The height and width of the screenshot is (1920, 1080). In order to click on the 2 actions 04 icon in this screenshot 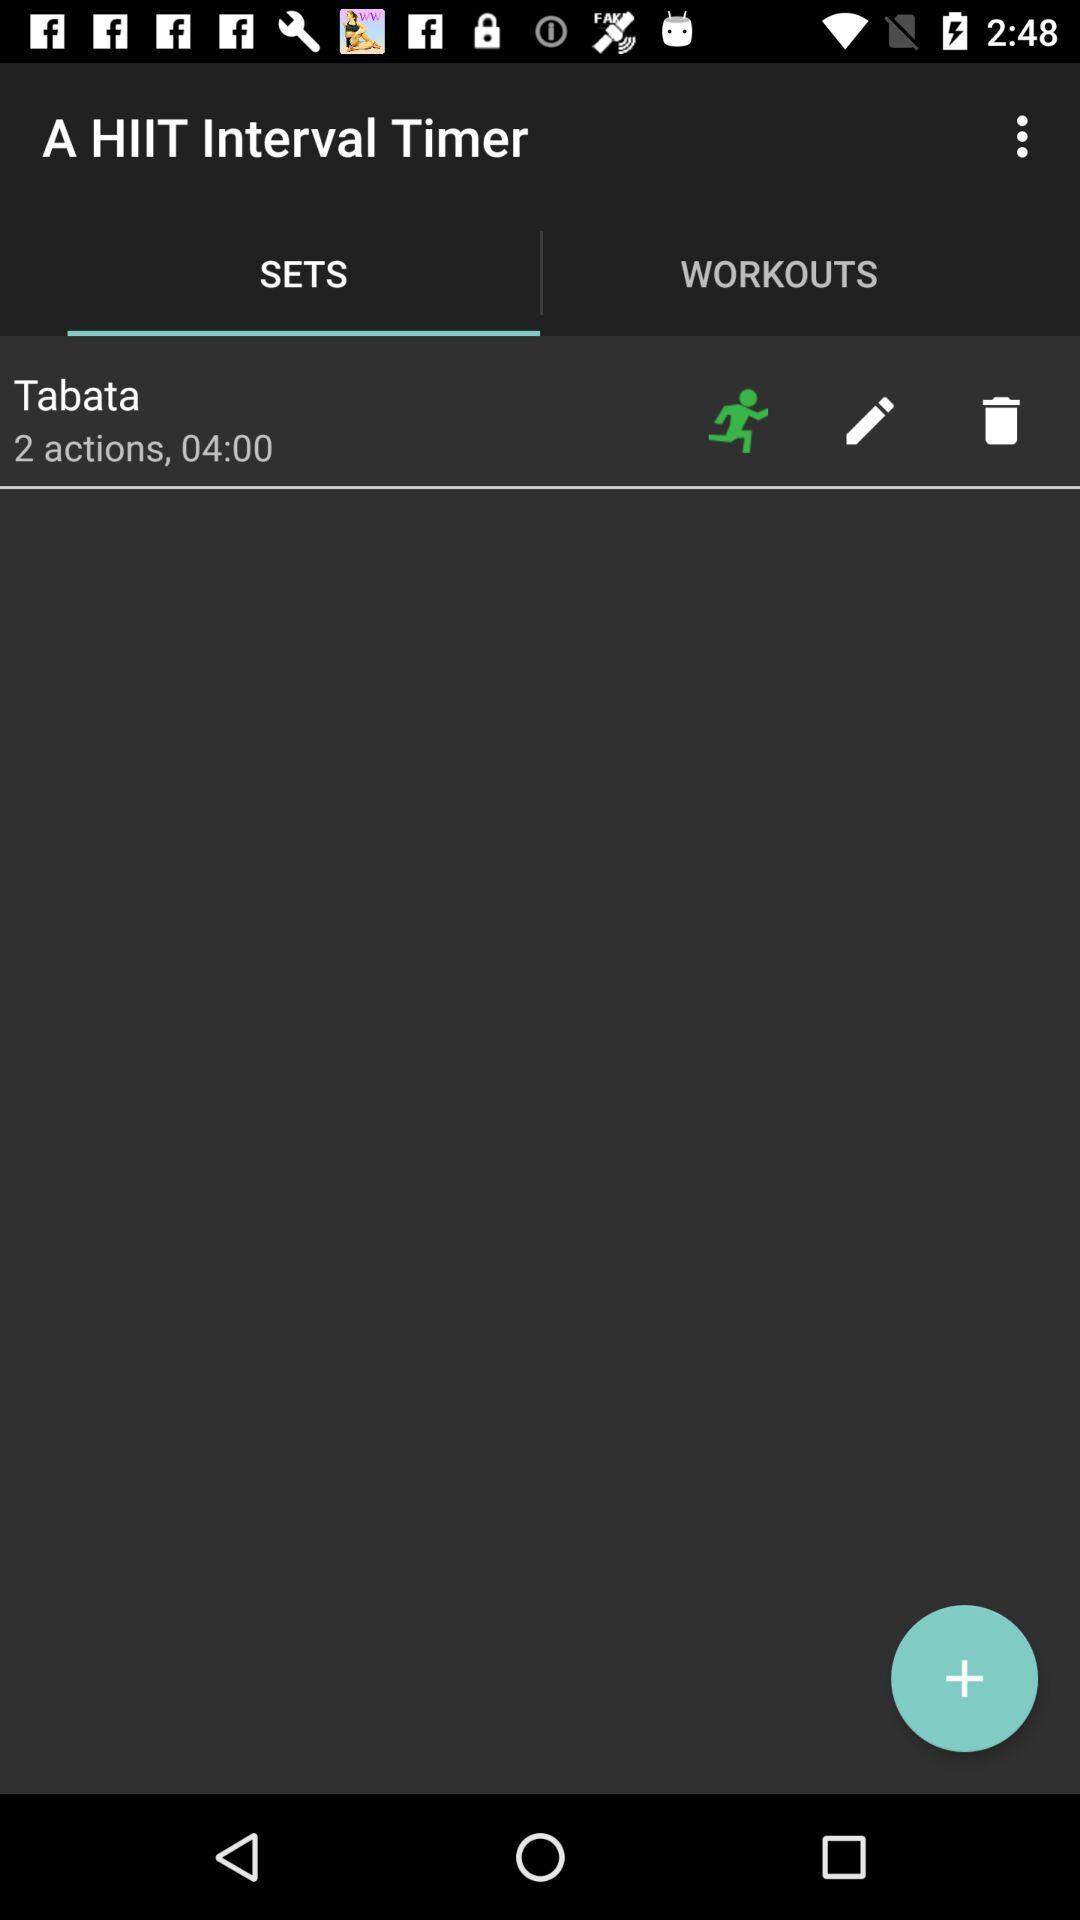, I will do `click(142, 445)`.